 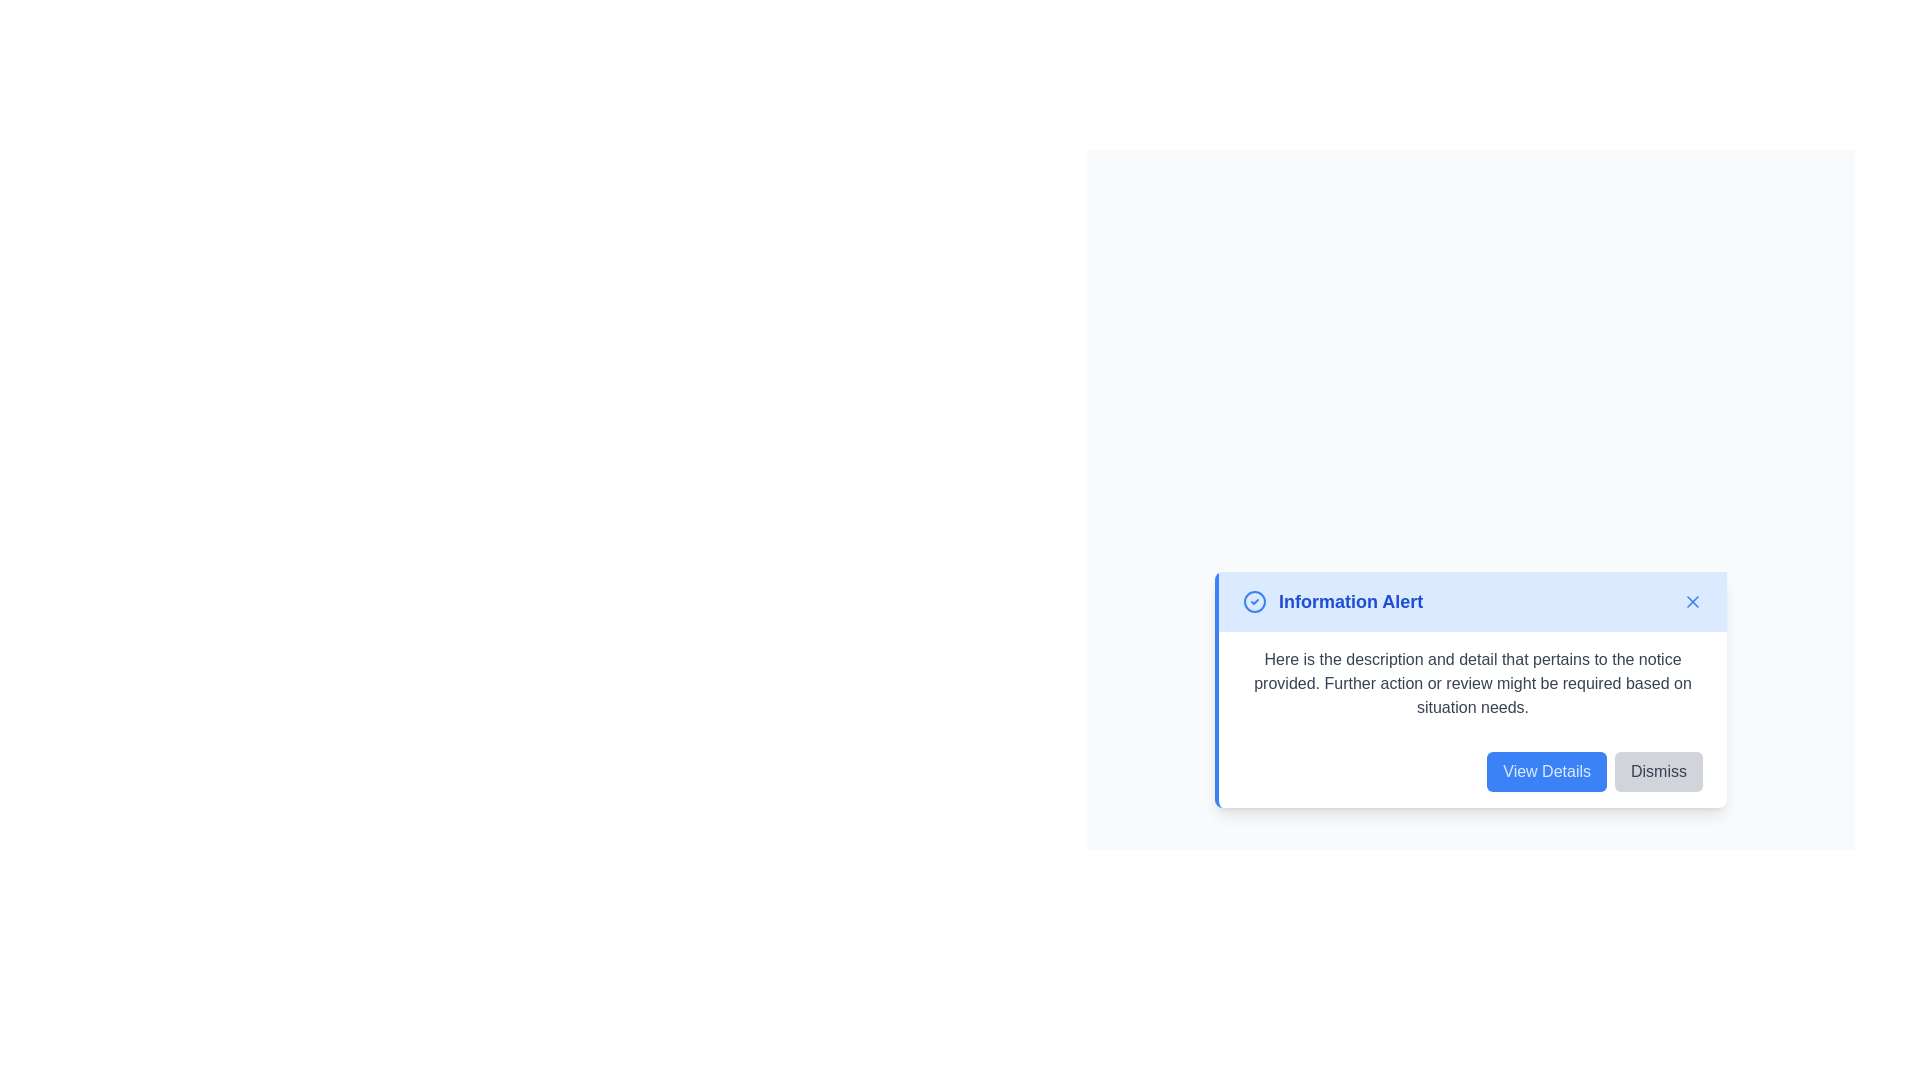 I want to click on text content of the bold blue 'Information Alert' label located in the upper section of the blue alert box, adjacent to the circular checkmark icon, so click(x=1333, y=600).